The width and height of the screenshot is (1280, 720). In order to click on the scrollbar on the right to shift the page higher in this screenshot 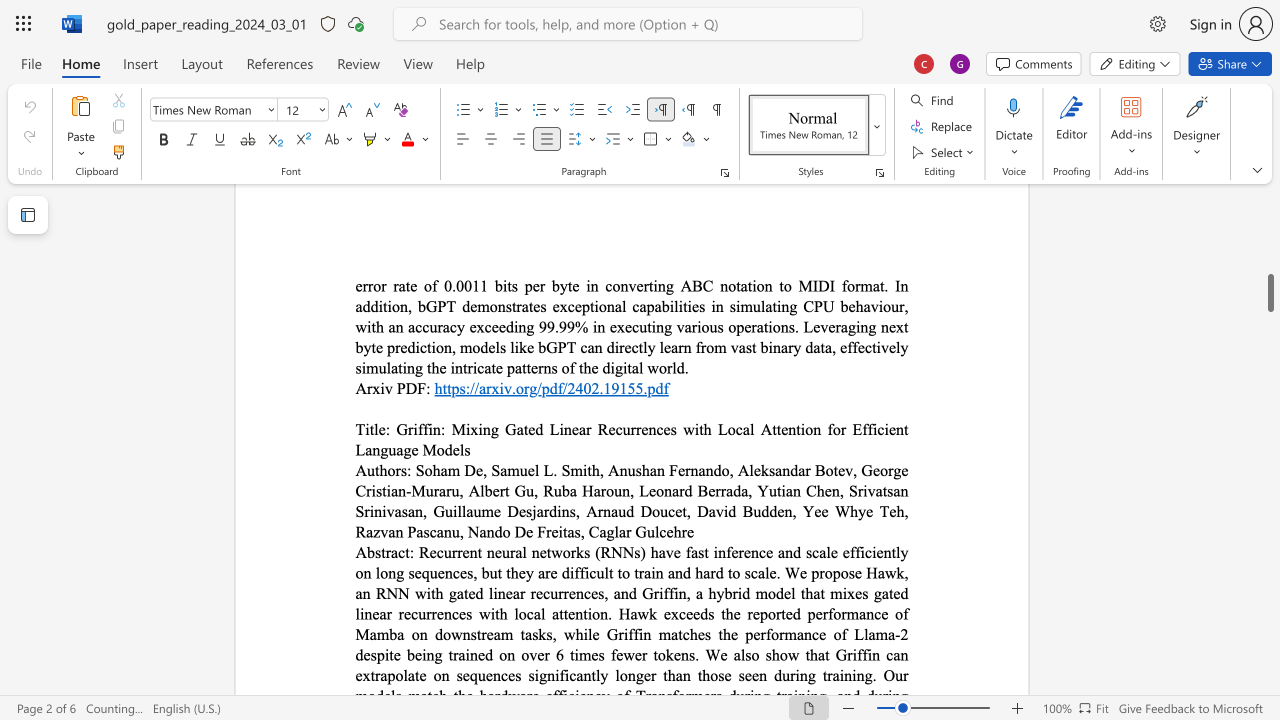, I will do `click(1269, 280)`.